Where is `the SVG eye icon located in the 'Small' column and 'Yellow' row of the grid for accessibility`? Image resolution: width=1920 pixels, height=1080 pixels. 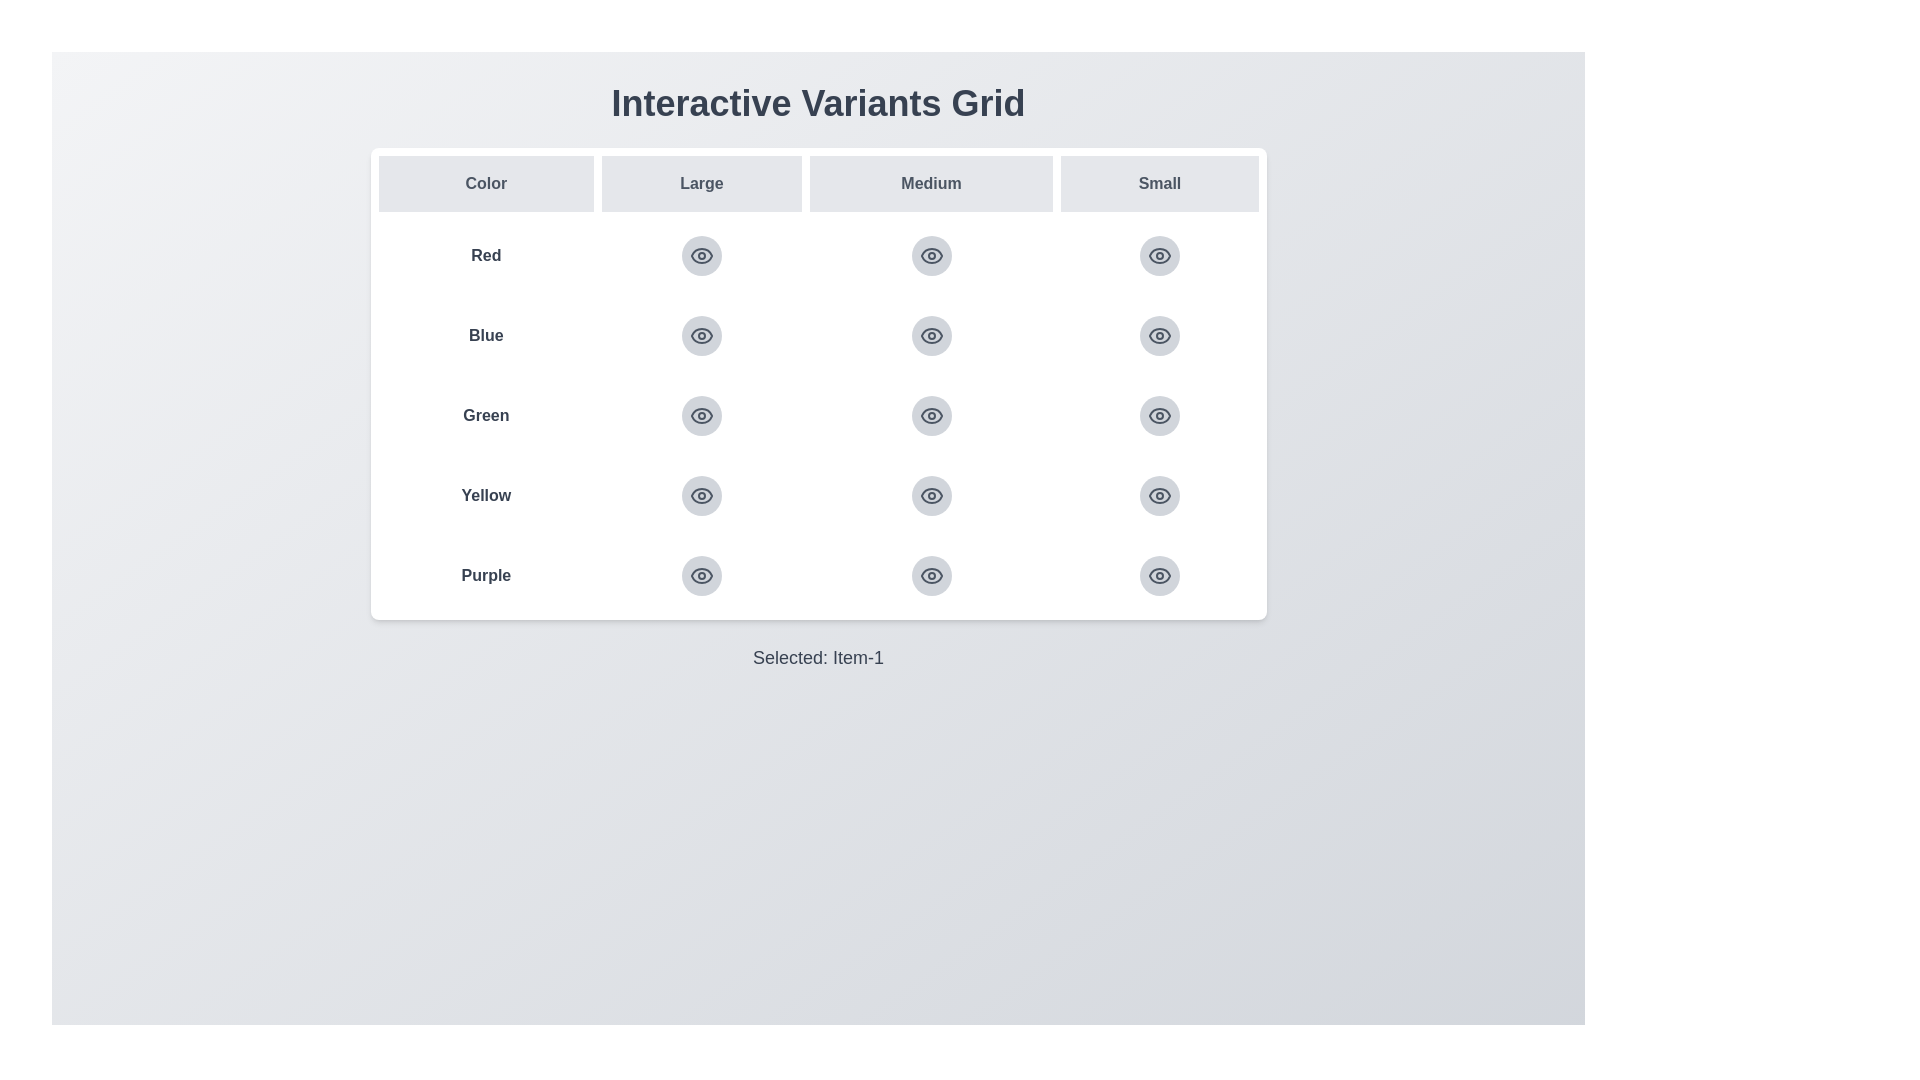
the SVG eye icon located in the 'Small' column and 'Yellow' row of the grid for accessibility is located at coordinates (1160, 495).